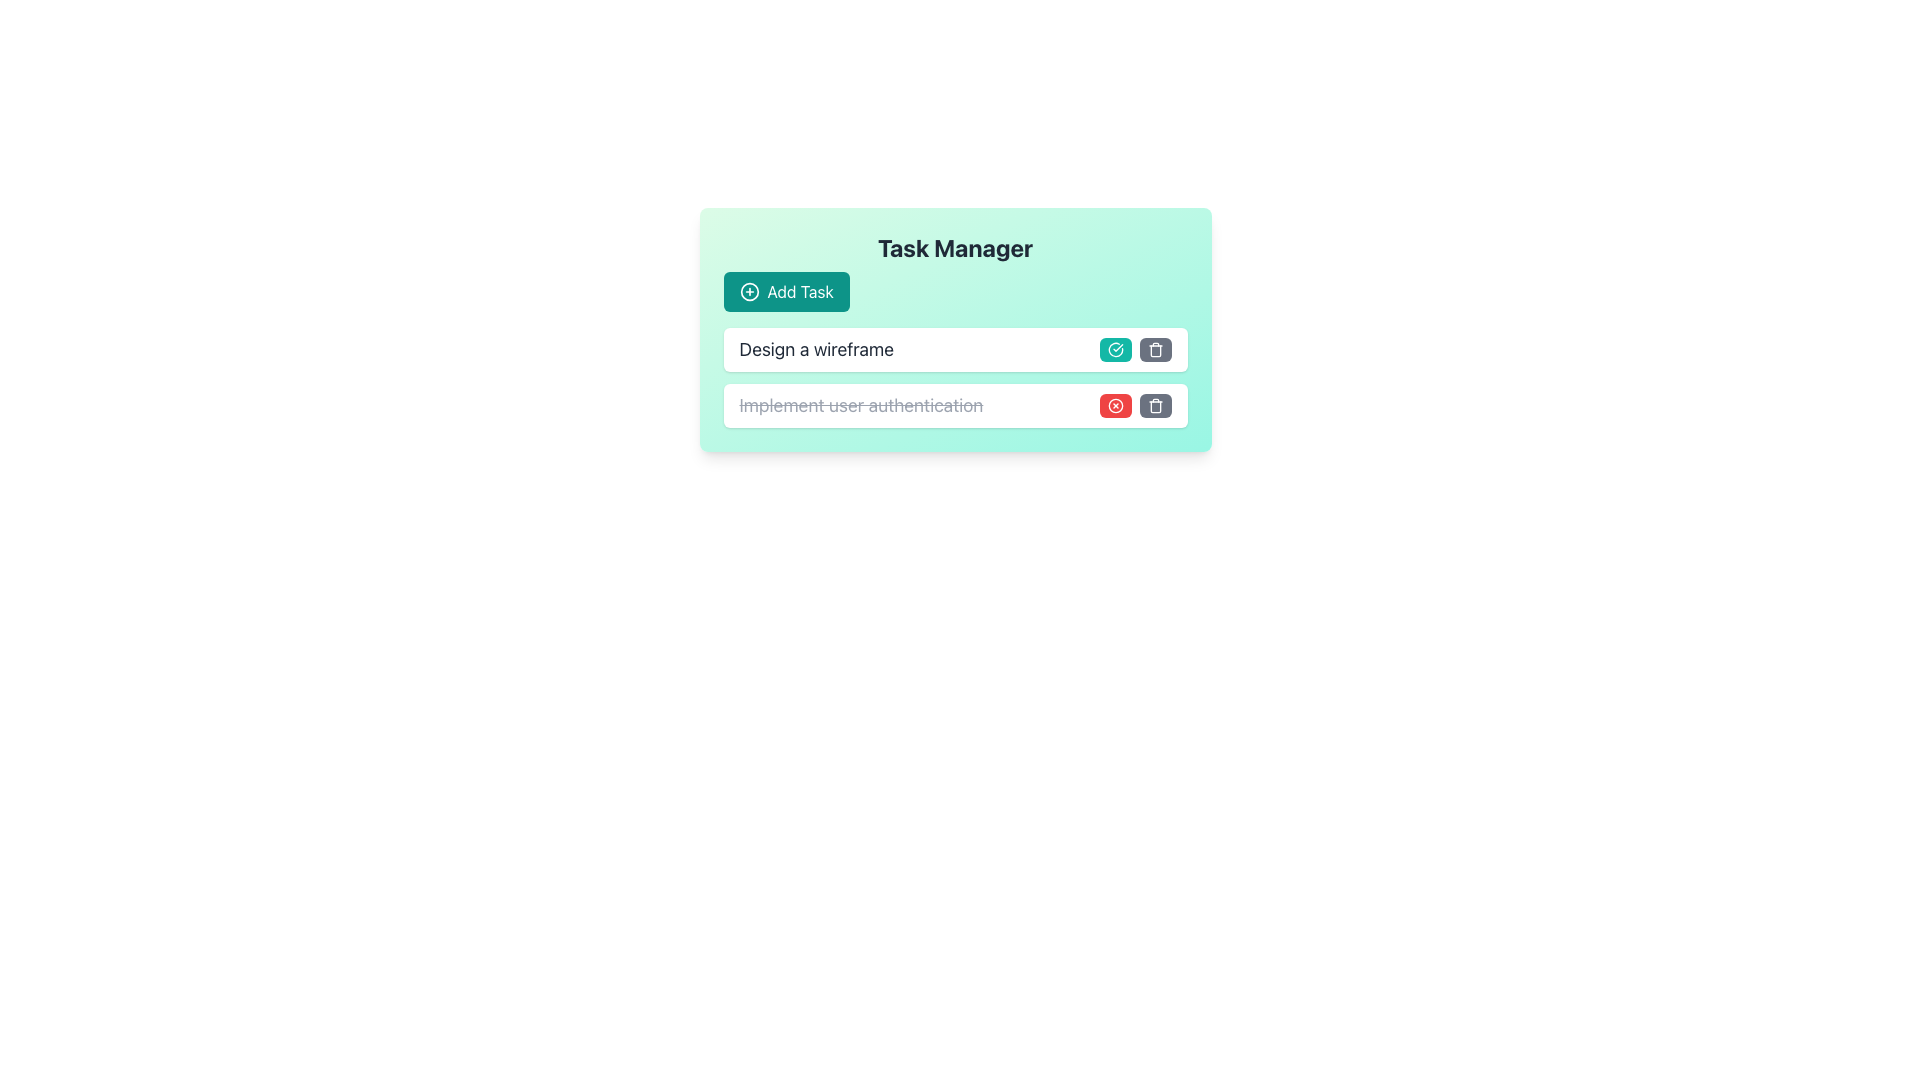 The height and width of the screenshot is (1080, 1920). I want to click on the checkmark icon in the 'Design a wireframe' task row, so click(1114, 349).